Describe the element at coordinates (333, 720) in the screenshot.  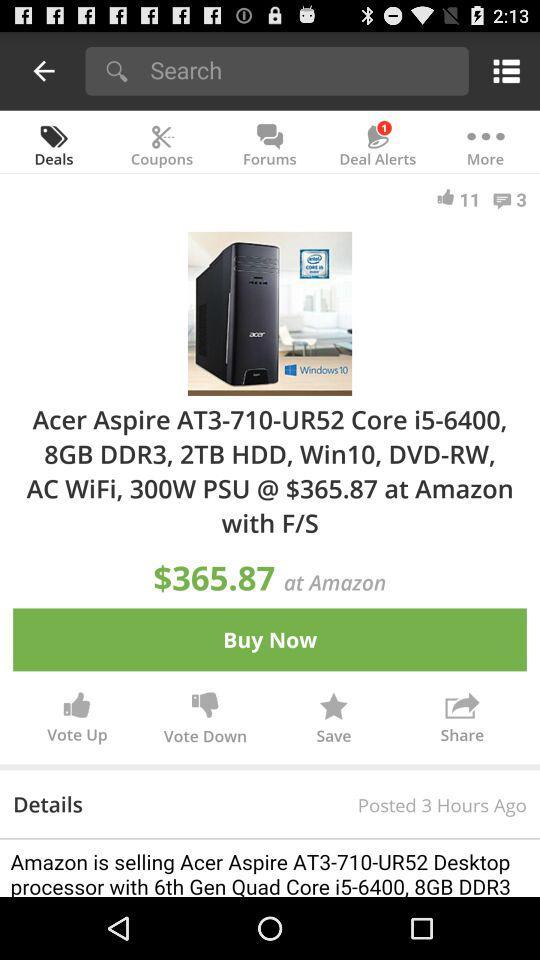
I see `item next to the share` at that location.